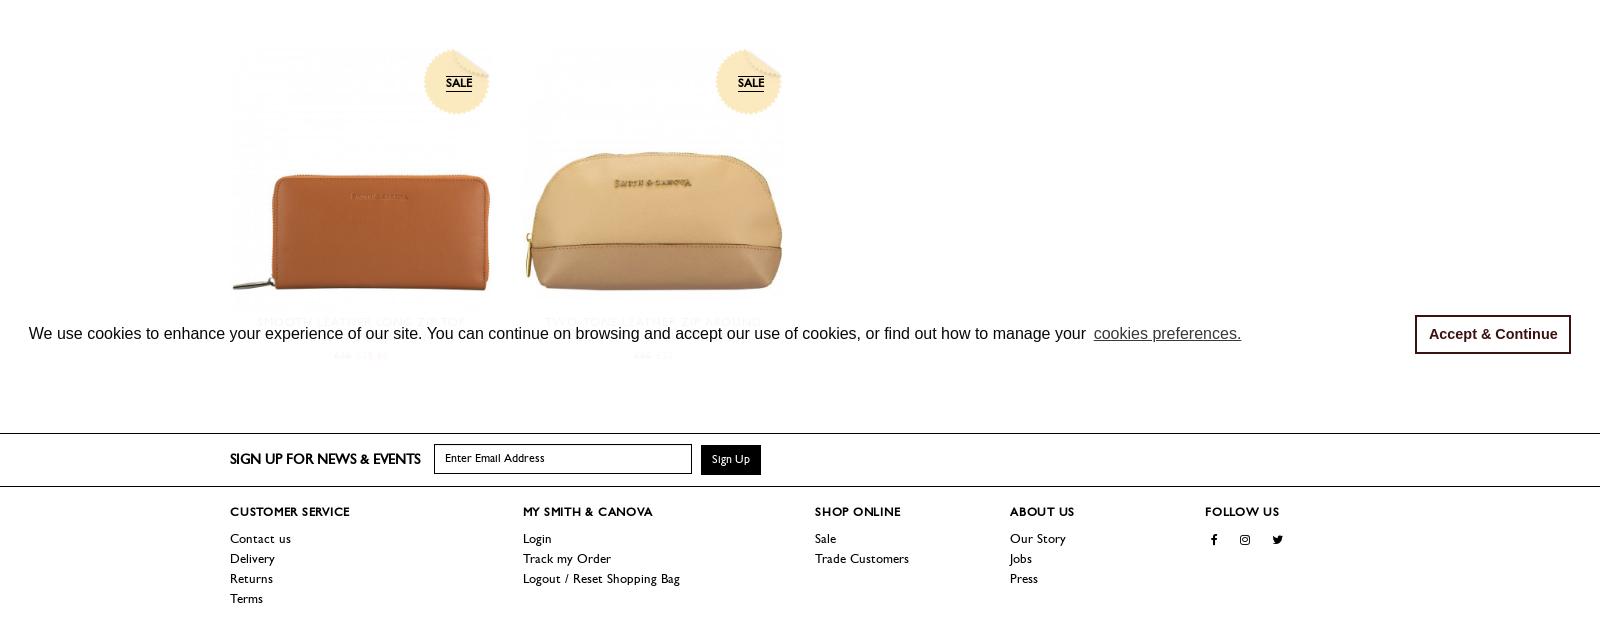 The width and height of the screenshot is (1600, 630). What do you see at coordinates (27, 332) in the screenshot?
I see `'We use cookies to enhance your experience of our site. You can continue on browsing and accept our use of cookies, or find out how to manage your'` at bounding box center [27, 332].